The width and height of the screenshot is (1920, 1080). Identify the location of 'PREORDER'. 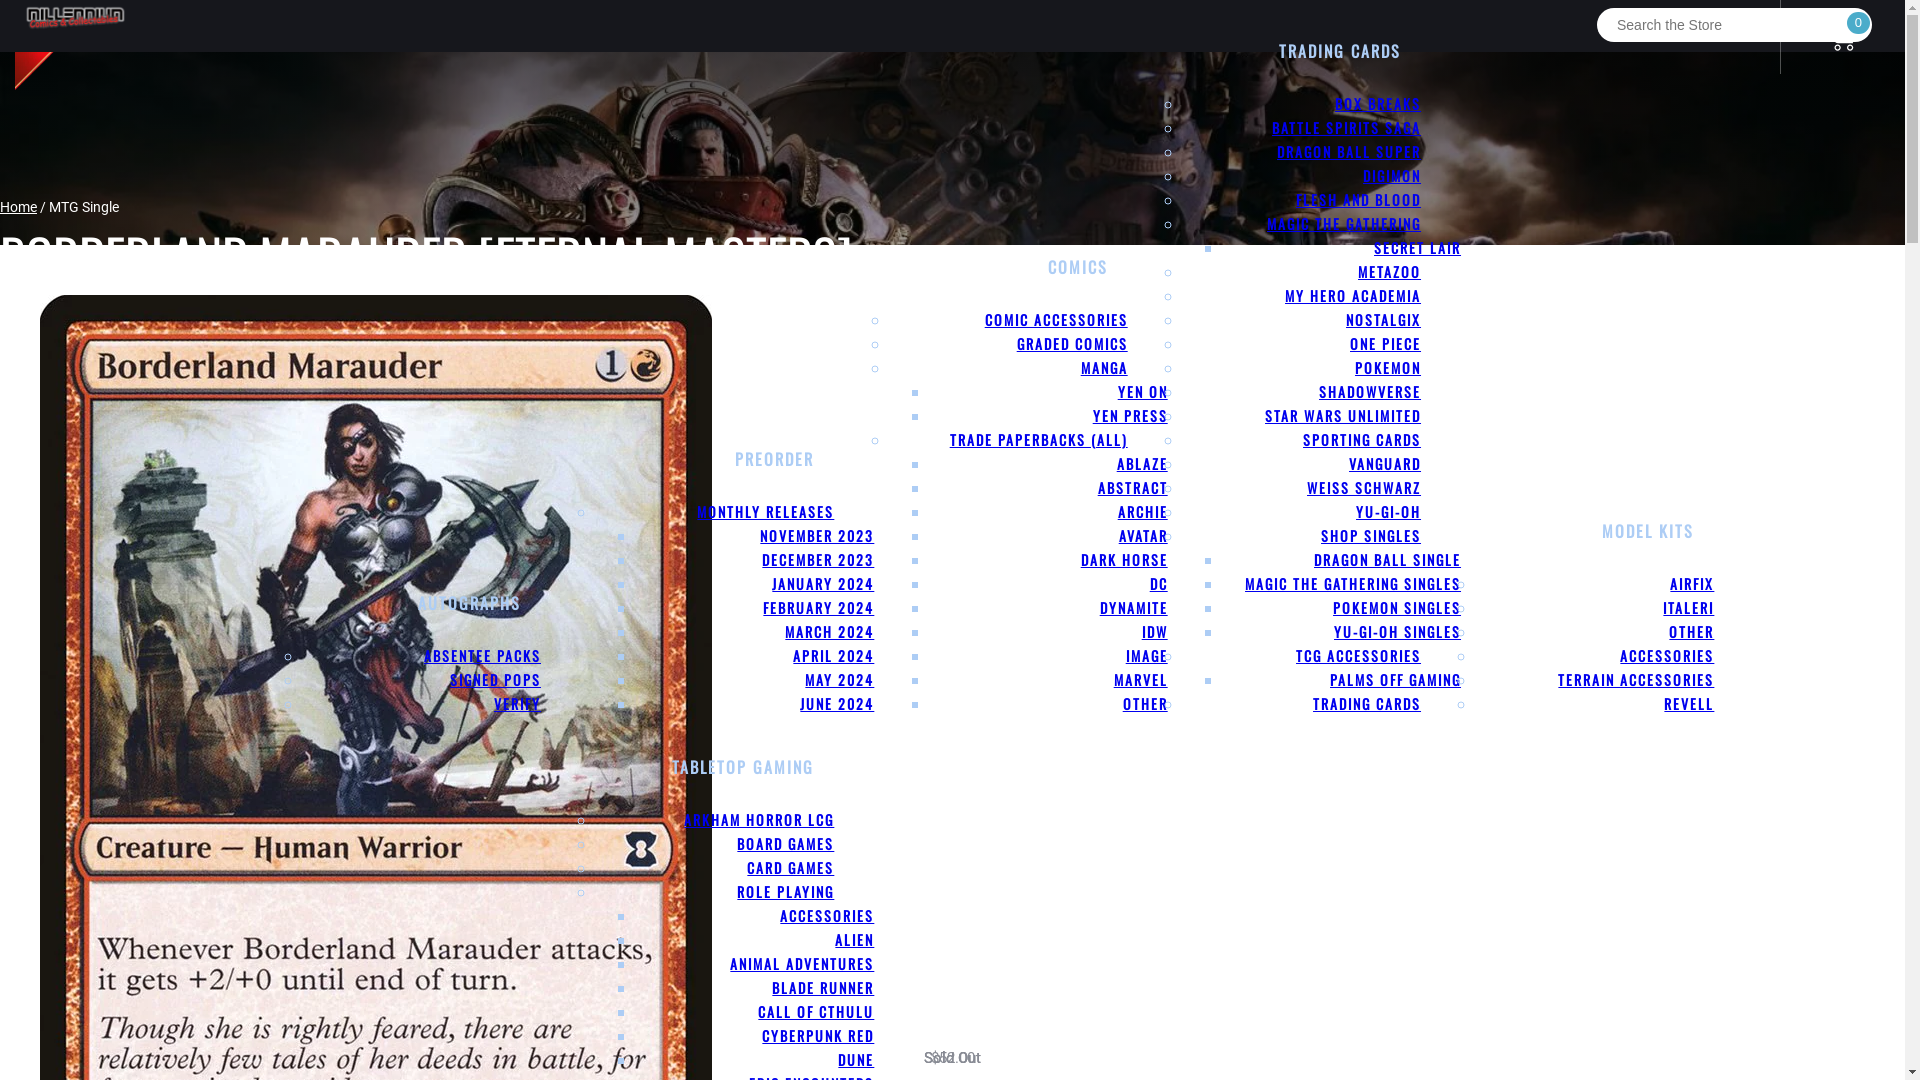
(776, 459).